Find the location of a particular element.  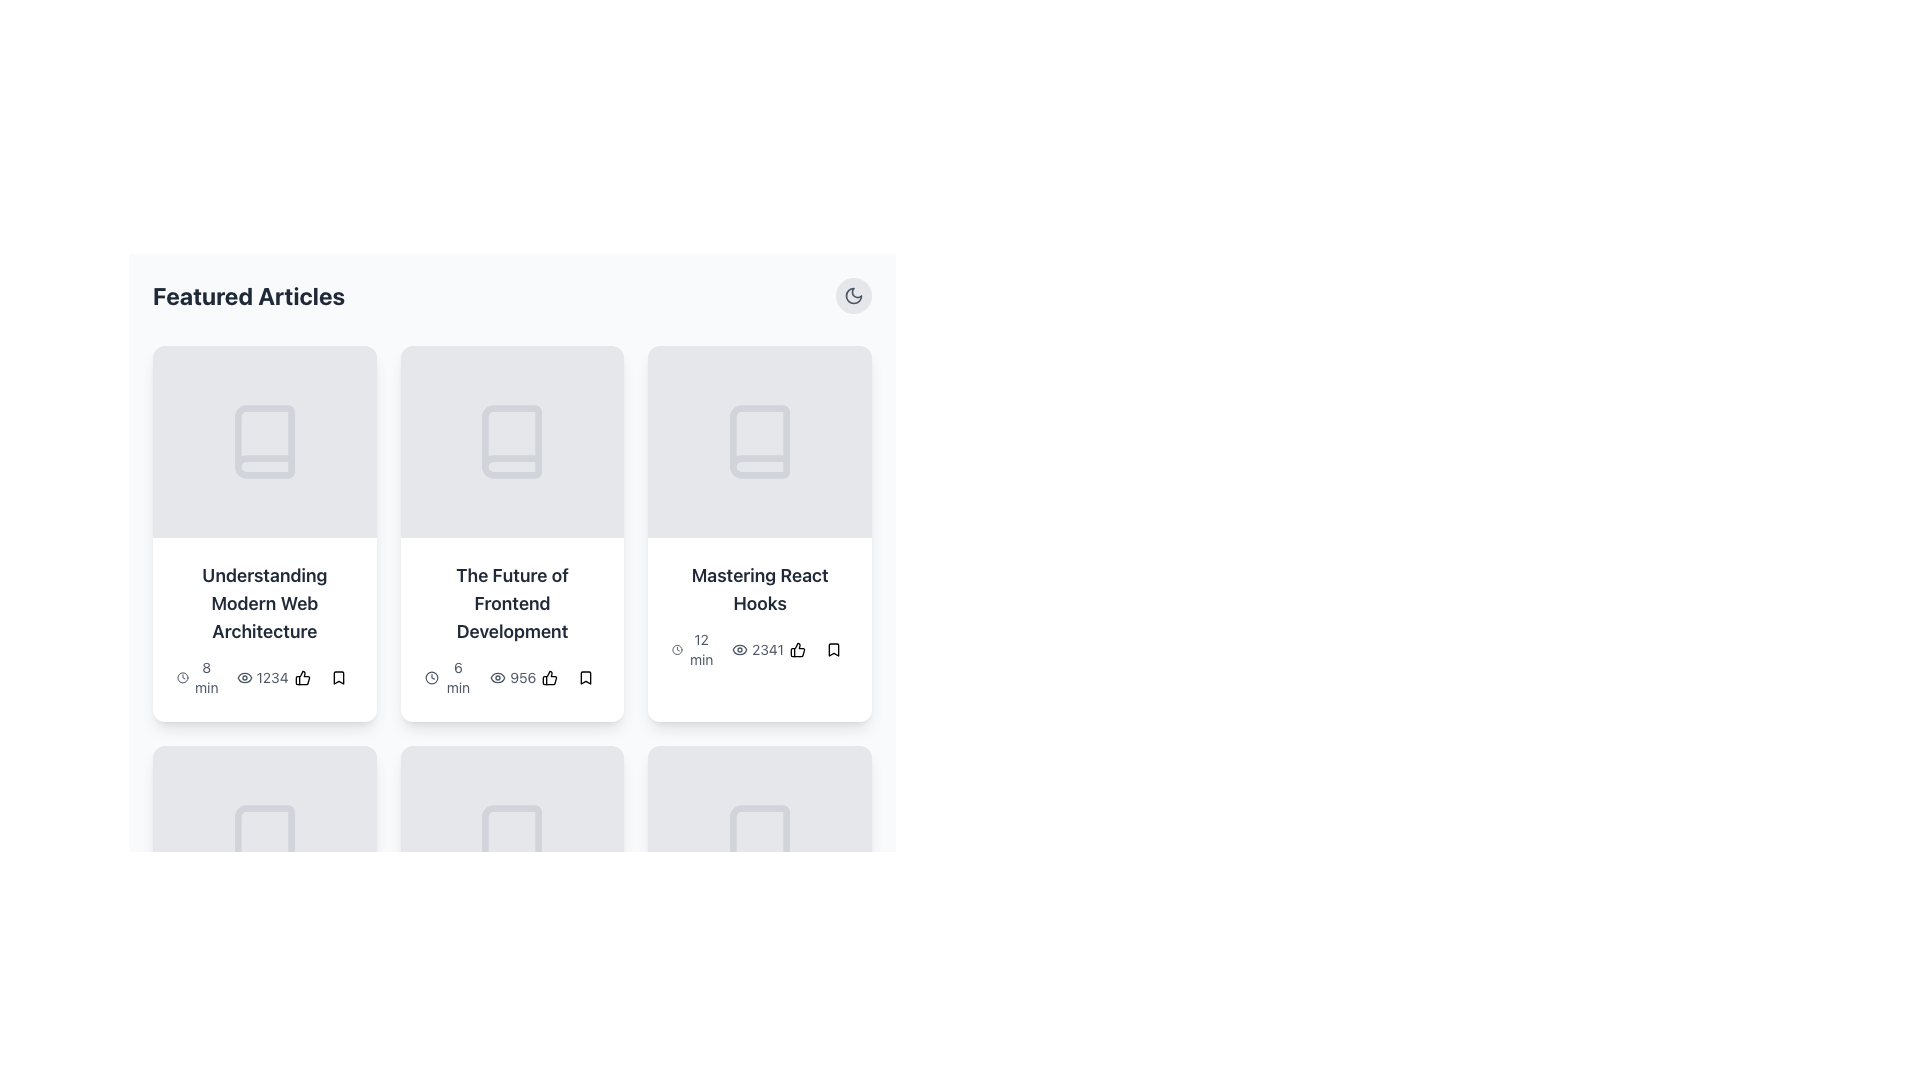

the text element indicating view count located in the lower-left corner of the first article card is located at coordinates (261, 677).